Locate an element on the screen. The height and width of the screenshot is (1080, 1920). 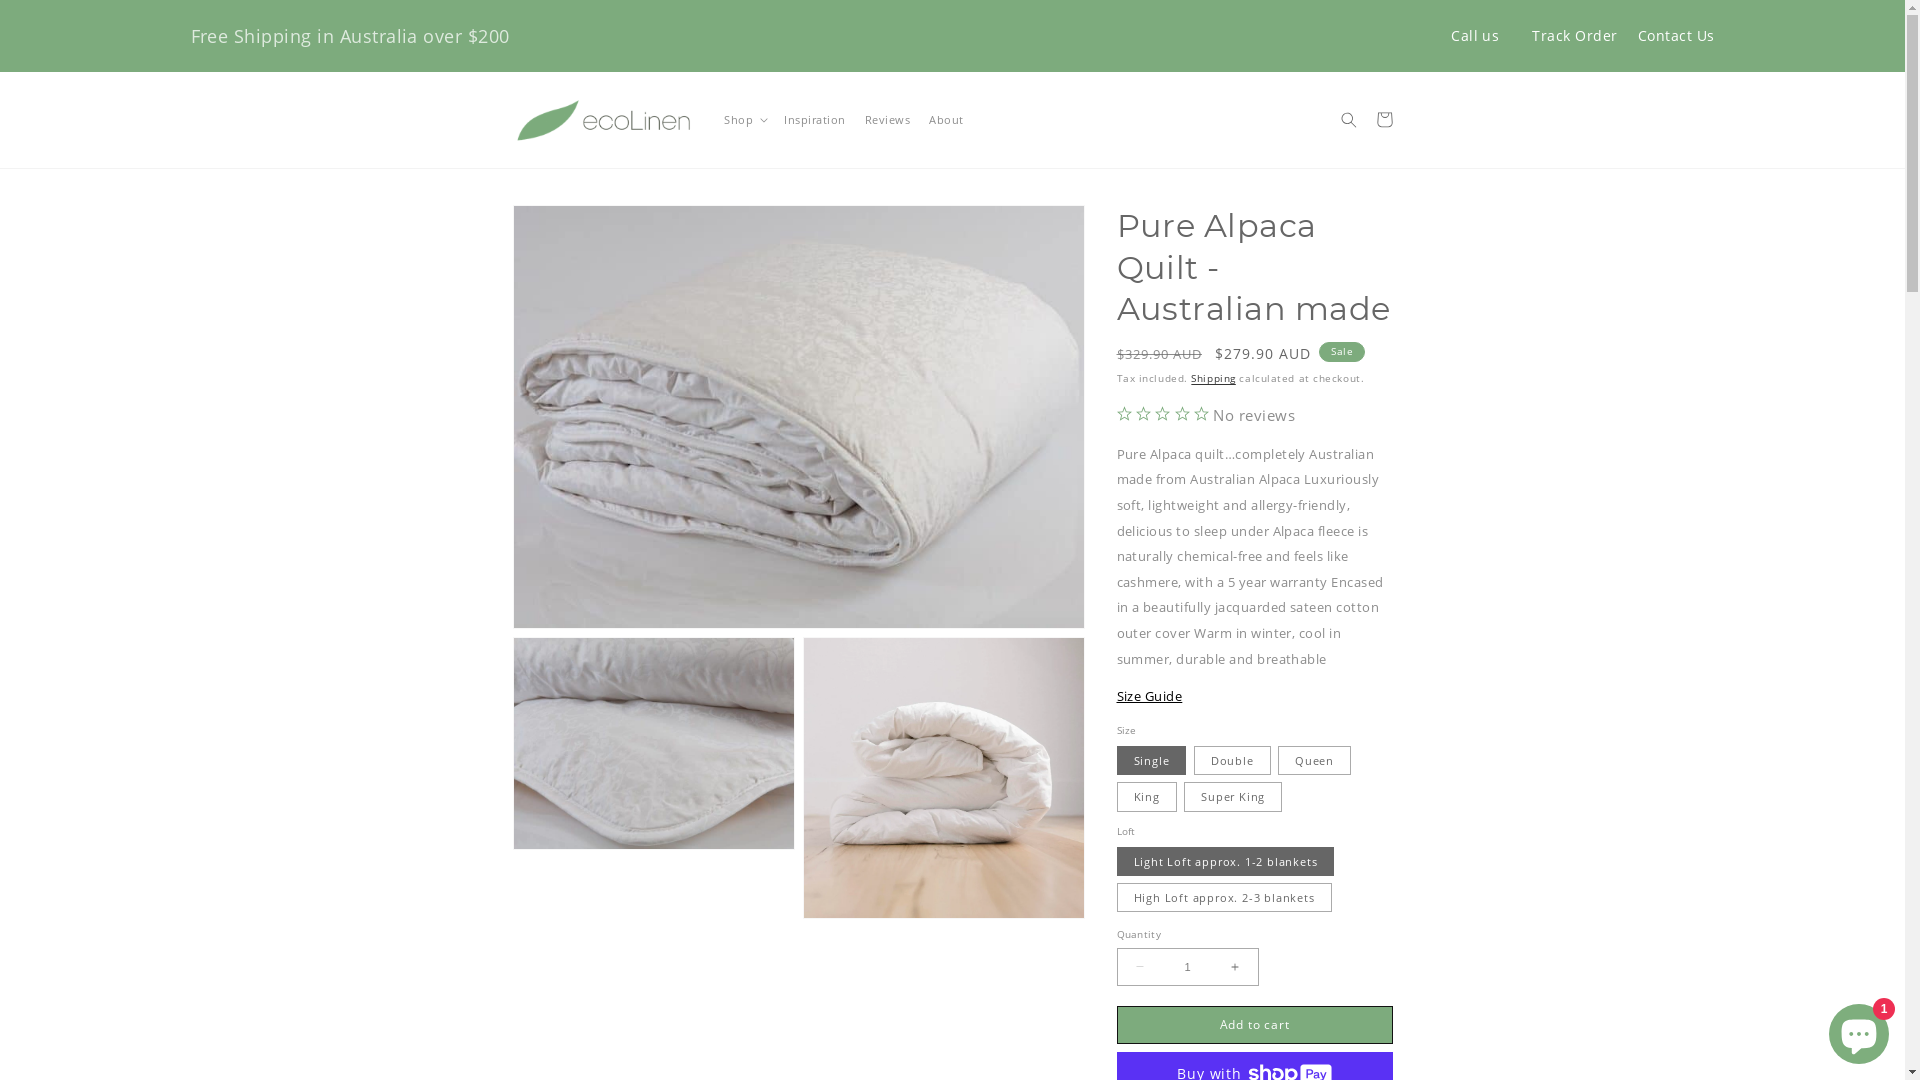
'Decrease quantity for Pure Alpaca Quilt - Australian made' is located at coordinates (1140, 966).